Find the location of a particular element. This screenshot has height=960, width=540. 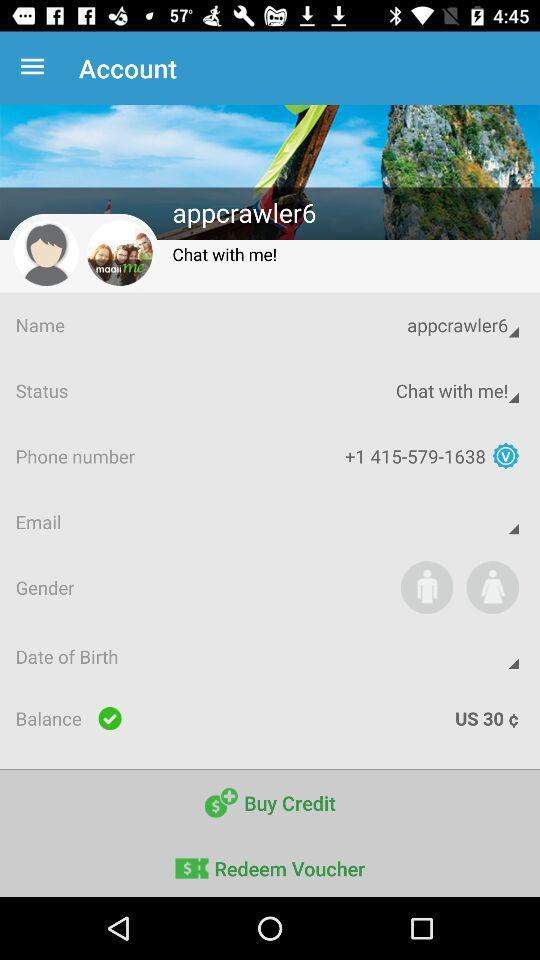

the buy credit icon is located at coordinates (270, 803).